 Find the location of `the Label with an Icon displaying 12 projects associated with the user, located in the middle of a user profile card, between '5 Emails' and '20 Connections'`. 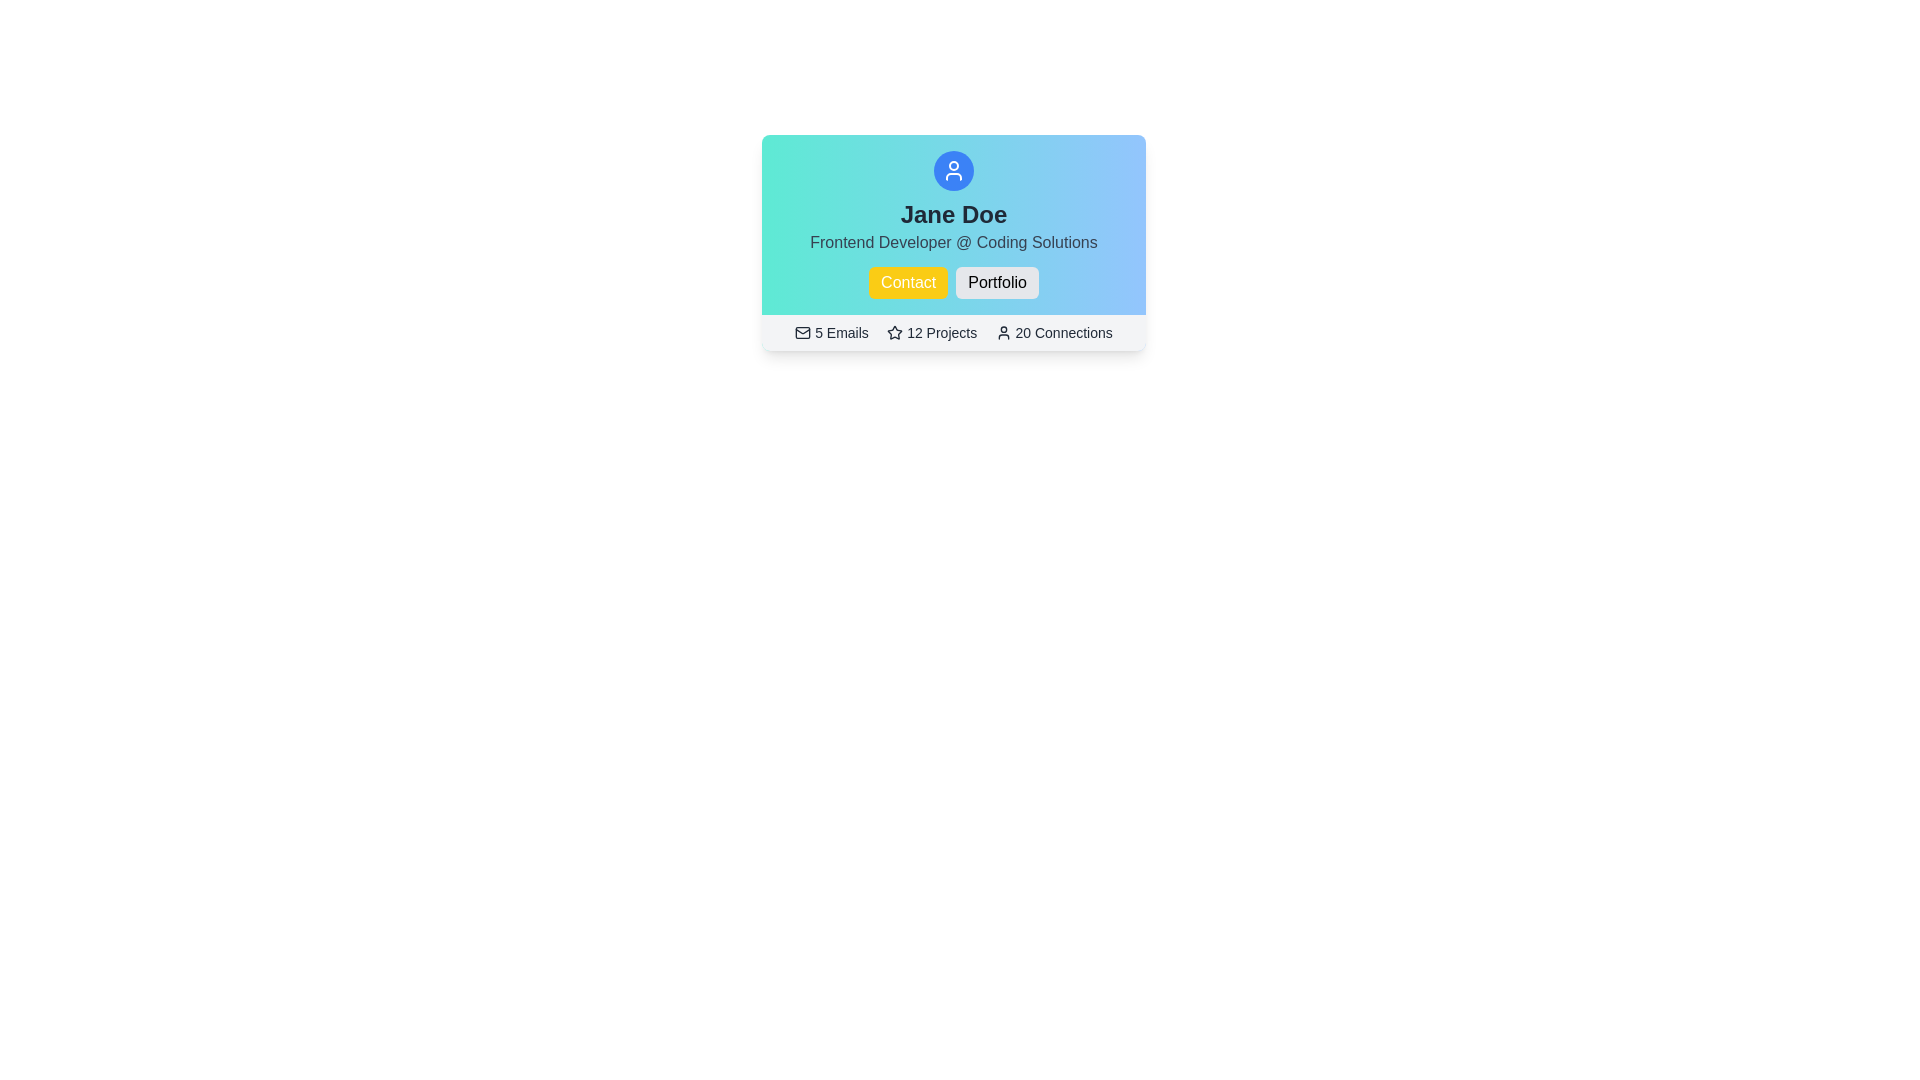

the Label with an Icon displaying 12 projects associated with the user, located in the middle of a user profile card, between '5 Emails' and '20 Connections' is located at coordinates (930, 331).